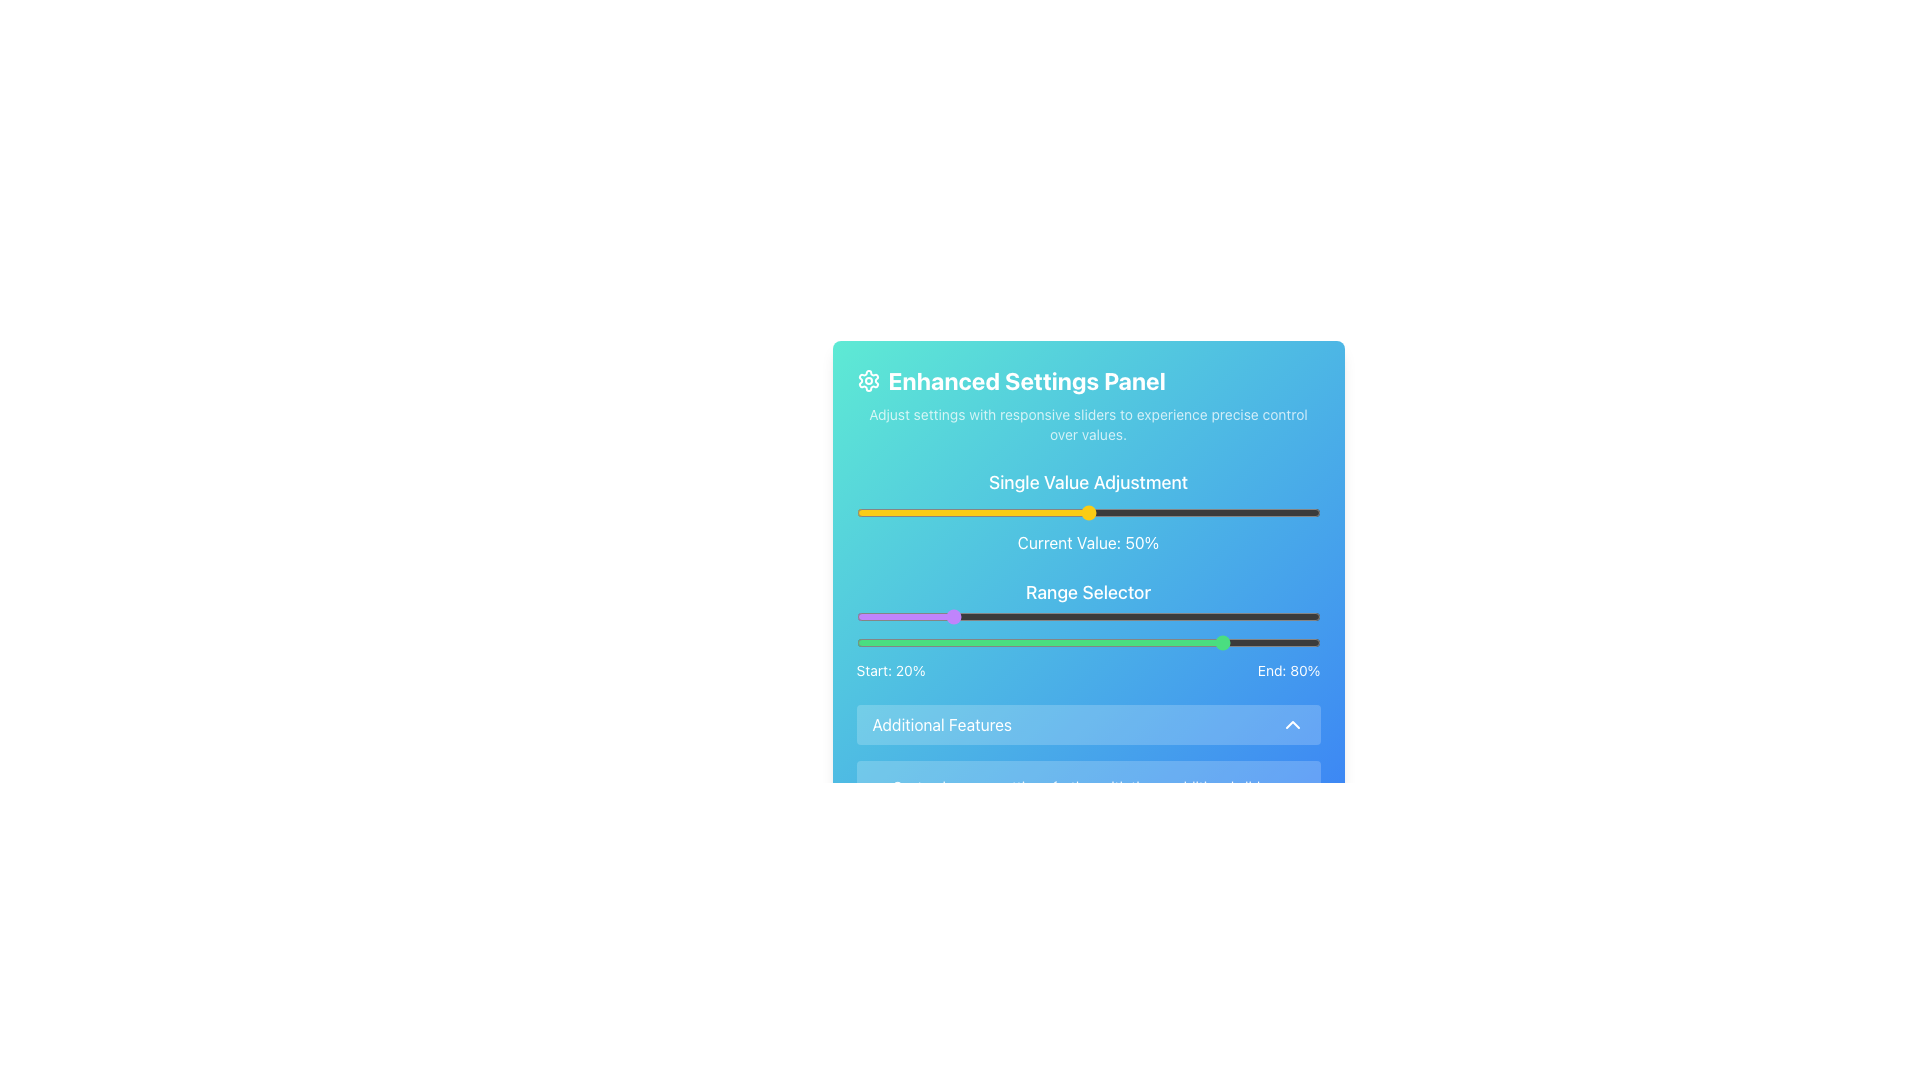 The width and height of the screenshot is (1920, 1080). What do you see at coordinates (890, 671) in the screenshot?
I see `the text label displaying 'Start: 20%' in white on a blue background, located below the range slider` at bounding box center [890, 671].